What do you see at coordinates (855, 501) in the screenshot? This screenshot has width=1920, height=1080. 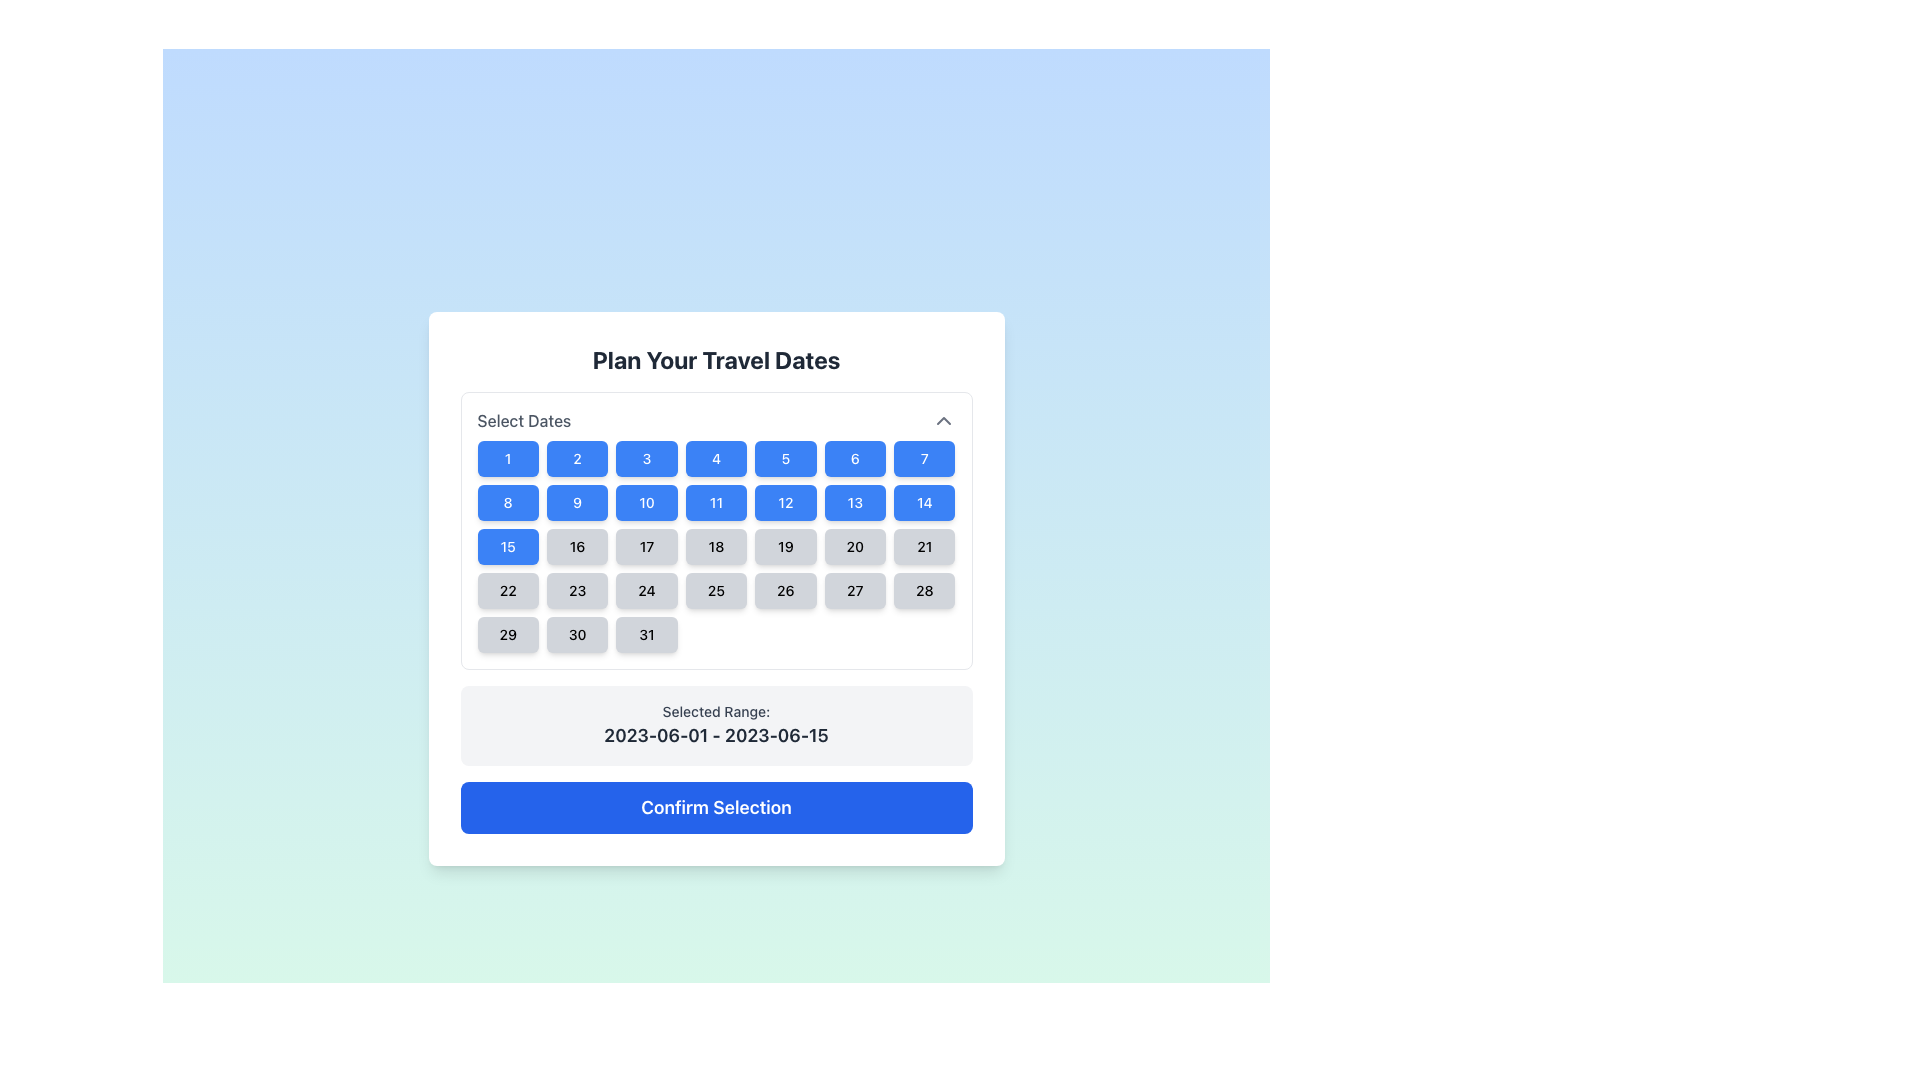 I see `the blue rectangular button with rounded borders displaying the number '13'` at bounding box center [855, 501].